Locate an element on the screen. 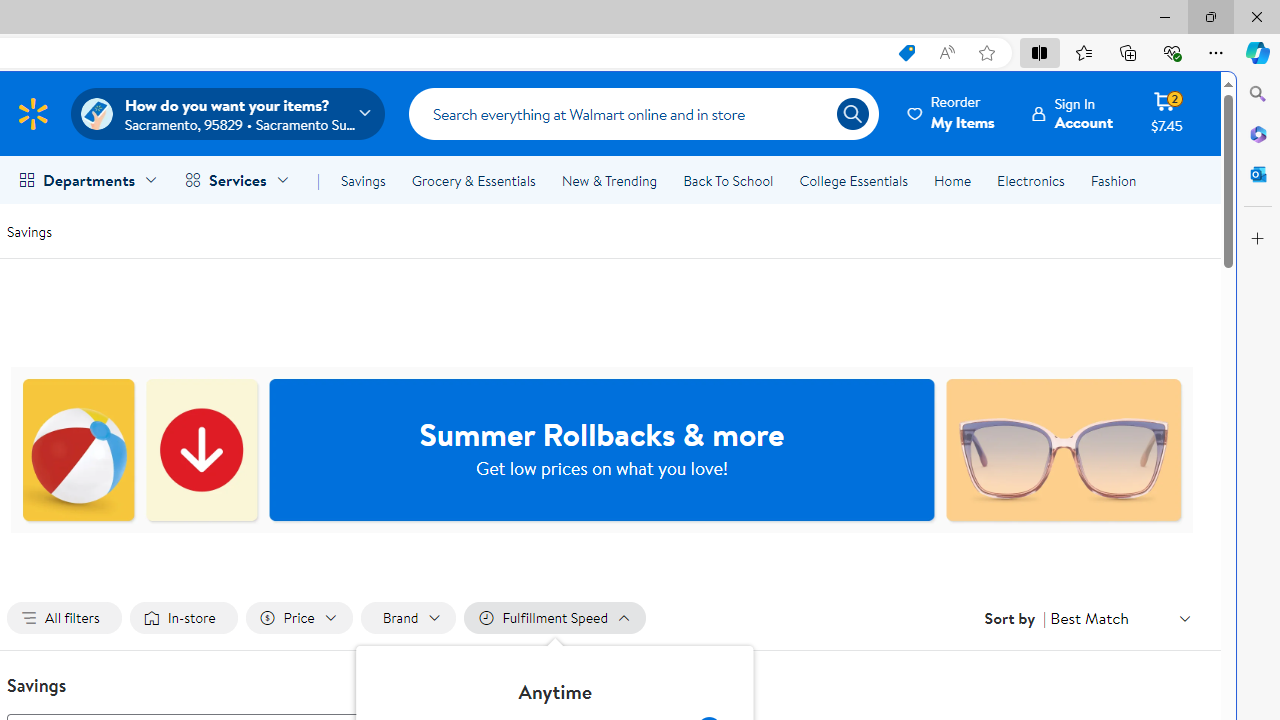 Image resolution: width=1280 pixels, height=720 pixels. 'Filter by Price not applied, activate to change' is located at coordinates (297, 617).